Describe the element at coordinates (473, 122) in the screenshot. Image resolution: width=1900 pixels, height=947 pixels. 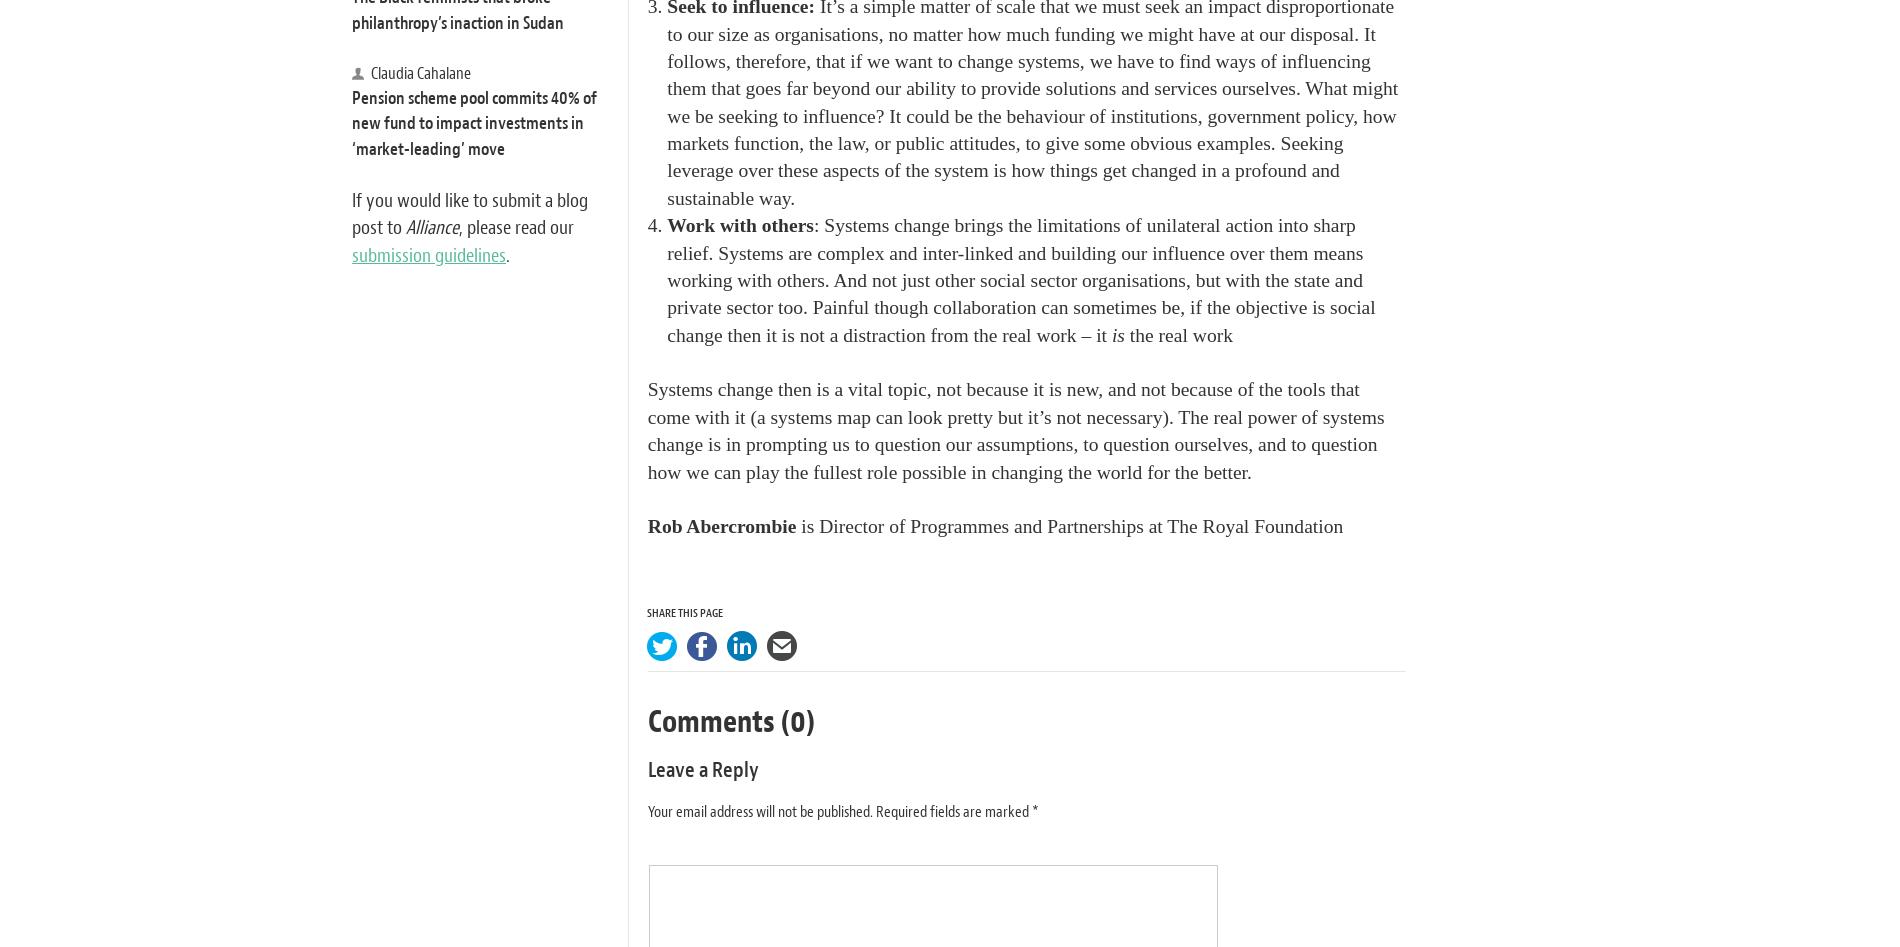
I see `'Pension scheme pool commits 40% of new fund to impact investments in ‘market-leading’ move'` at that location.